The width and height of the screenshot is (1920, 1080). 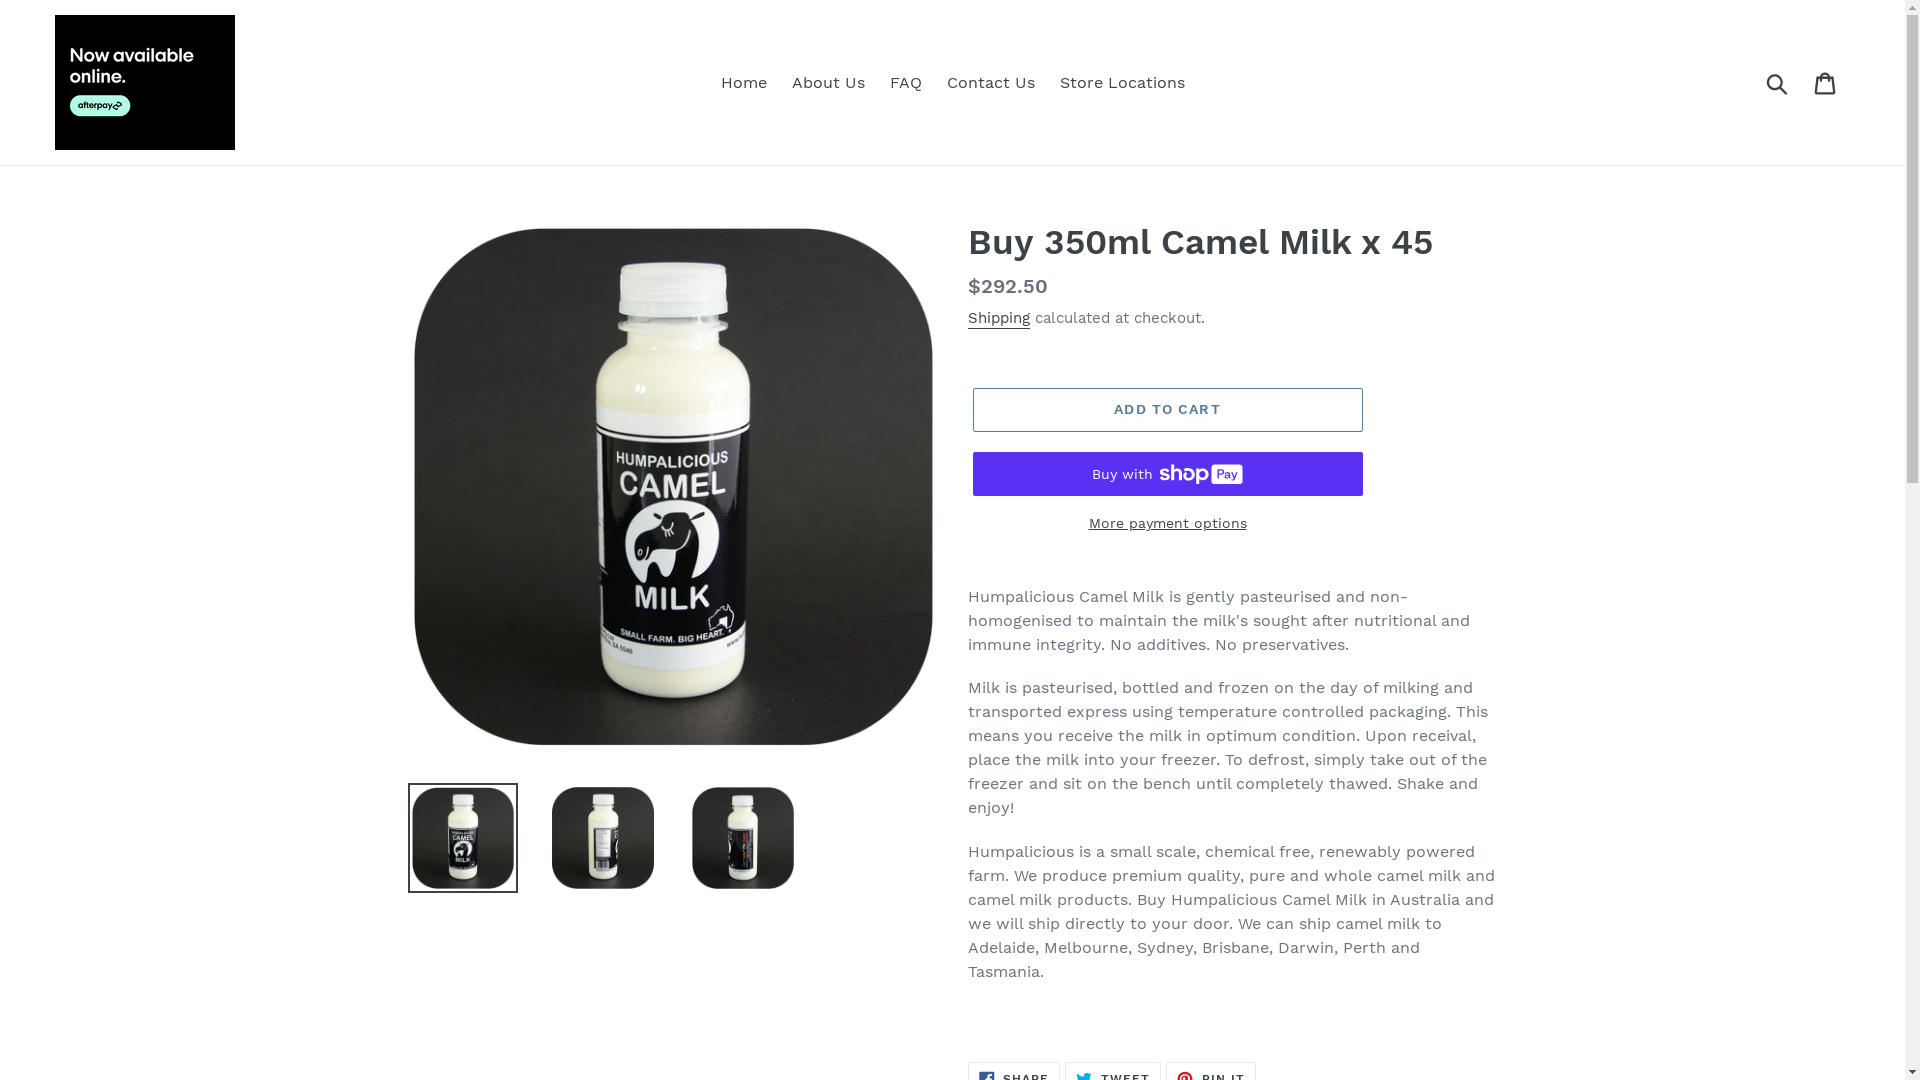 What do you see at coordinates (828, 82) in the screenshot?
I see `'About Us'` at bounding box center [828, 82].